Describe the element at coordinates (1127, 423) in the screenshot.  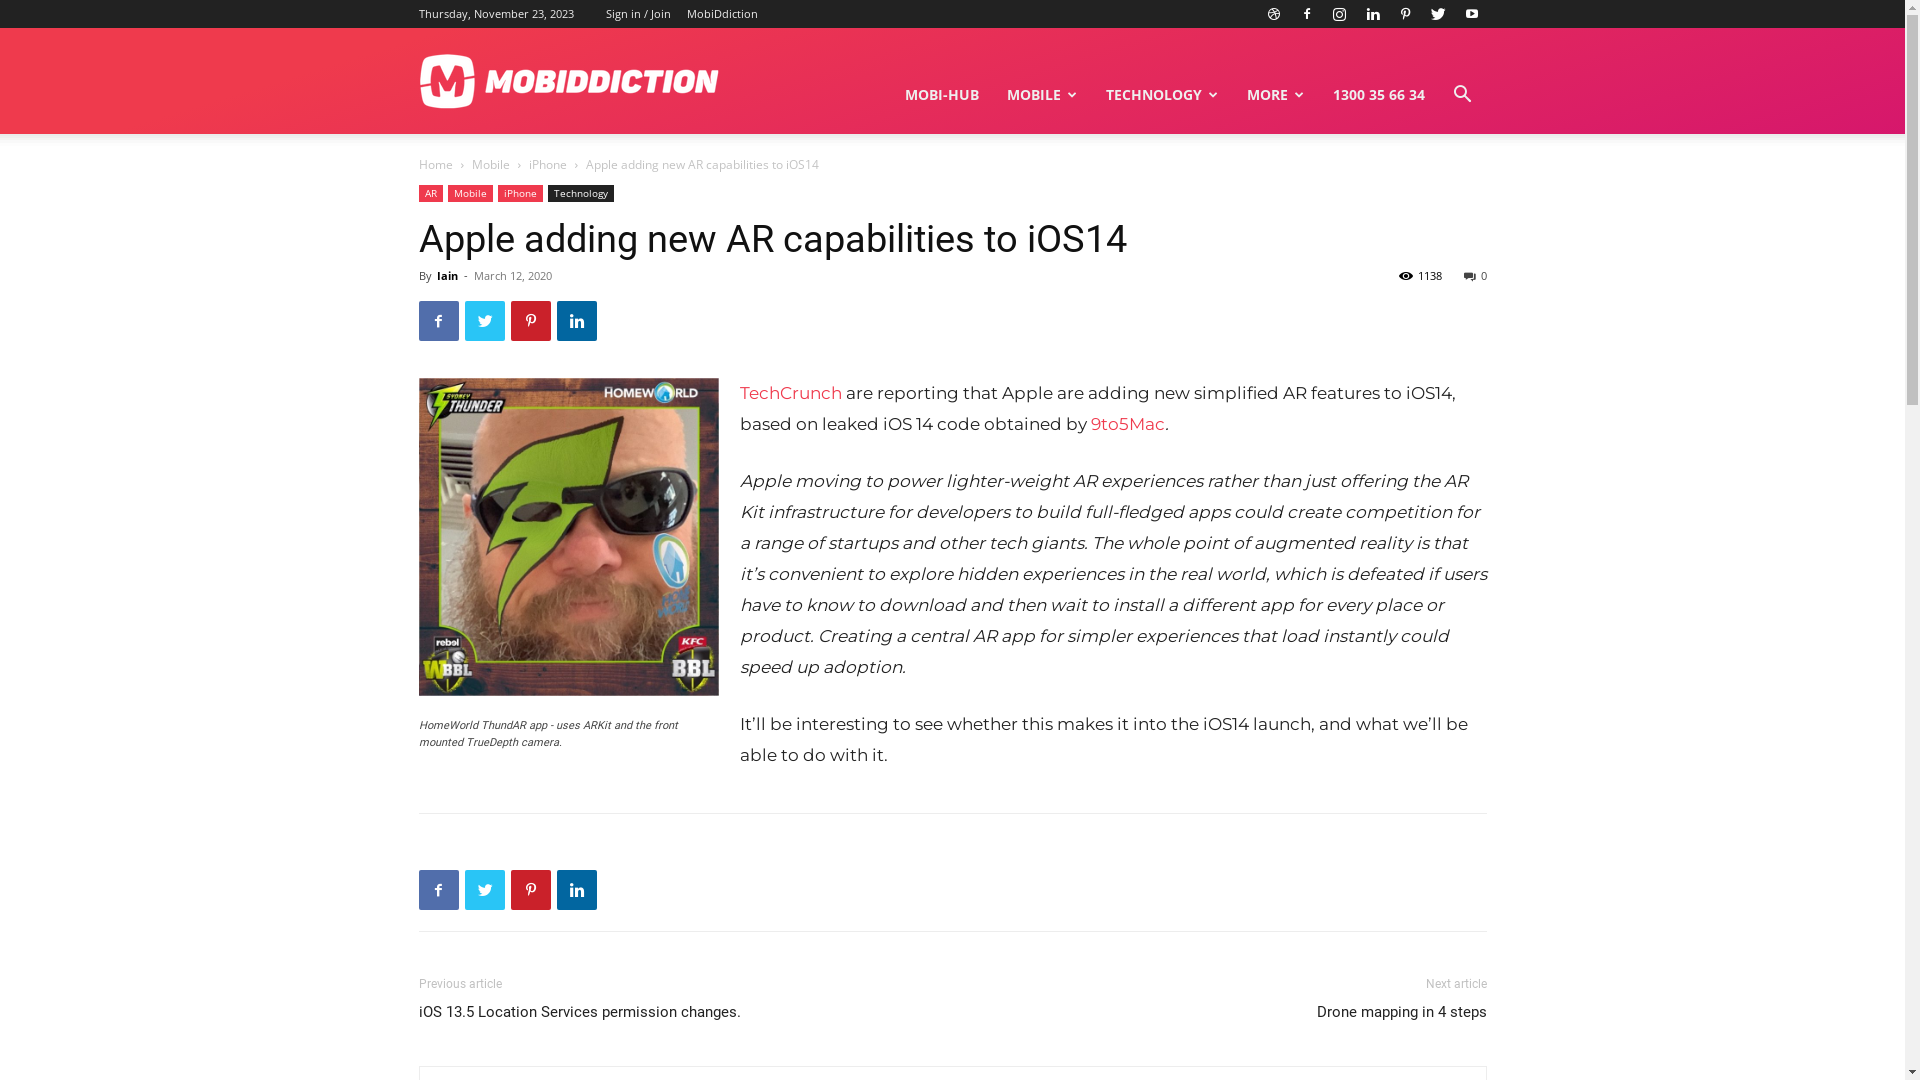
I see `'9to5Mac'` at that location.